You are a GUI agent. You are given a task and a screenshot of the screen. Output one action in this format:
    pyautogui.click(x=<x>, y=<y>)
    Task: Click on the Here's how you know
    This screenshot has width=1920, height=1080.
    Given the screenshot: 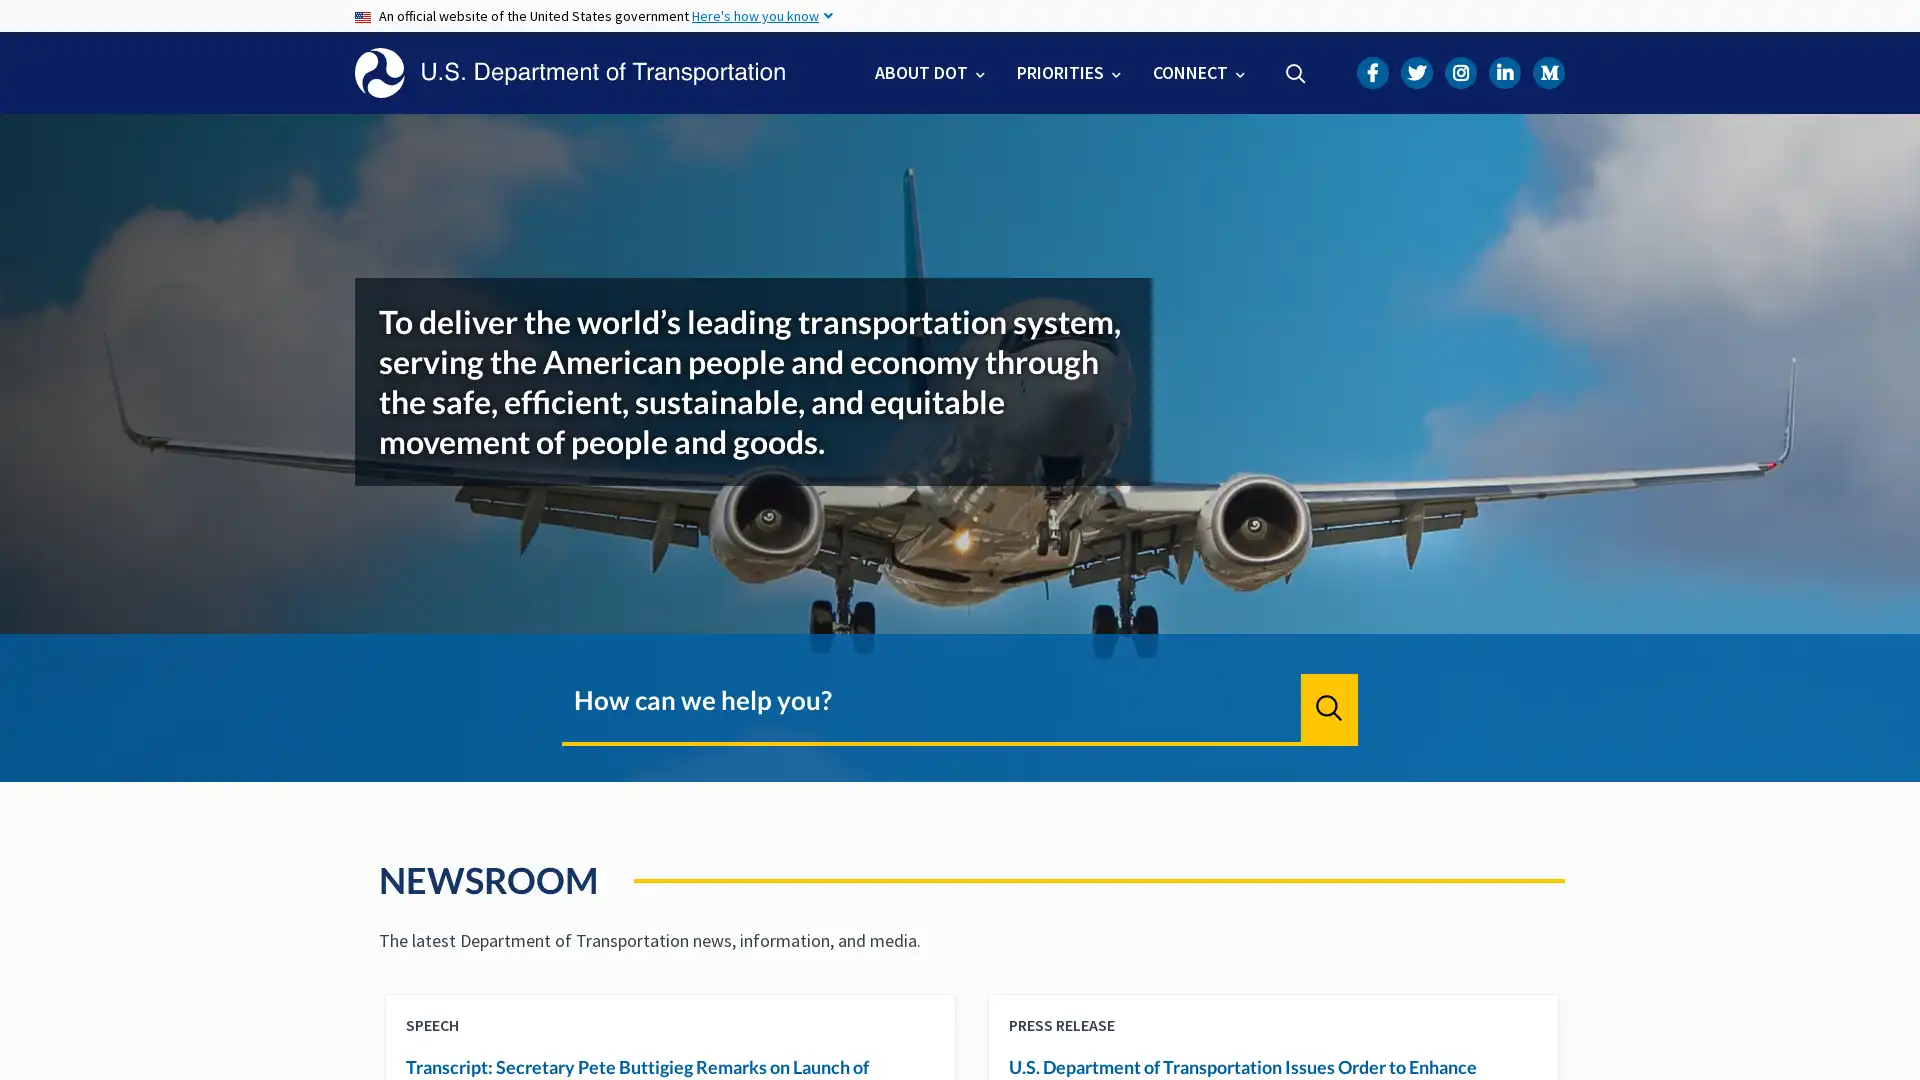 What is the action you would take?
    pyautogui.click(x=761, y=16)
    